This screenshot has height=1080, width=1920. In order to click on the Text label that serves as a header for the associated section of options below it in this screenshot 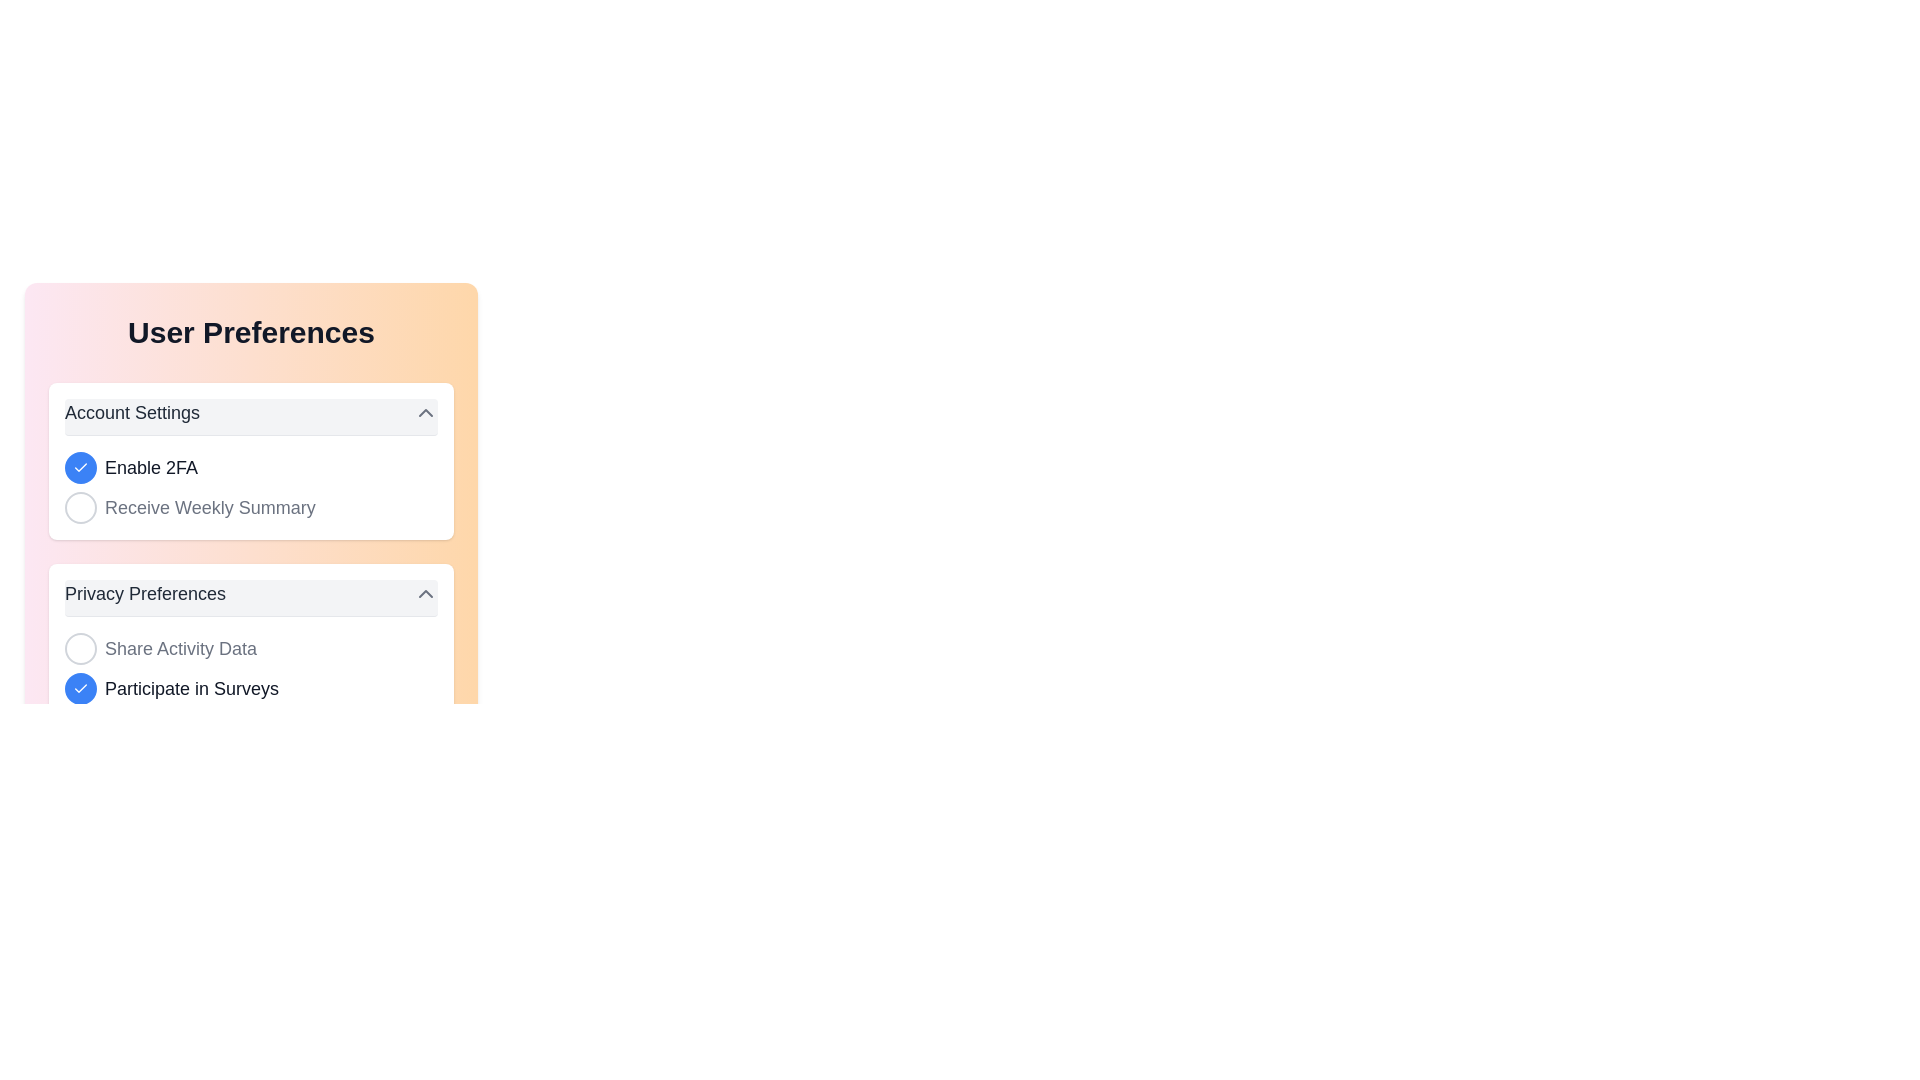, I will do `click(144, 593)`.